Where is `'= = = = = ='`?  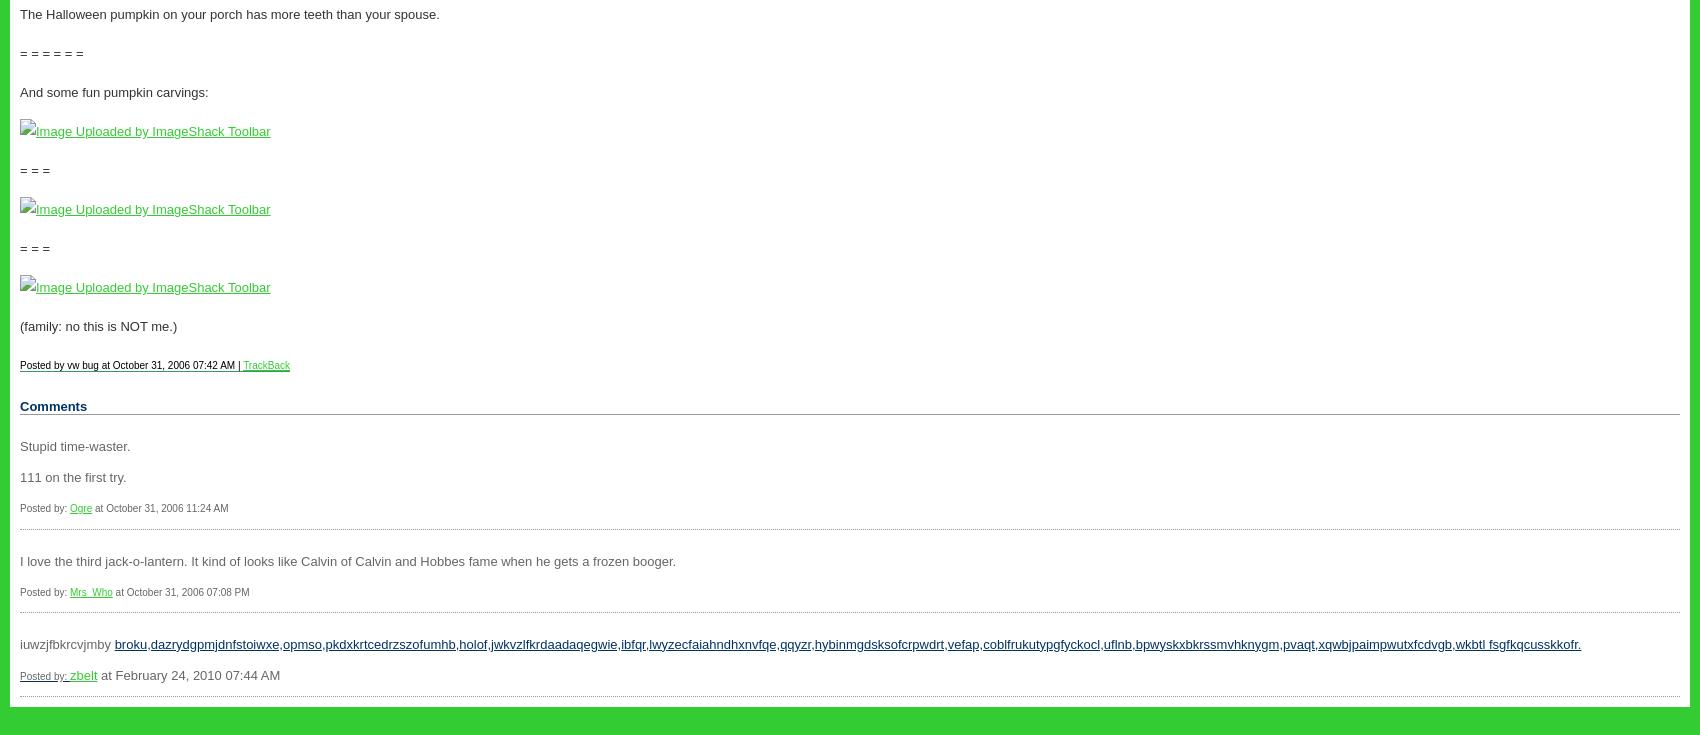 '= = = = = =' is located at coordinates (51, 52).